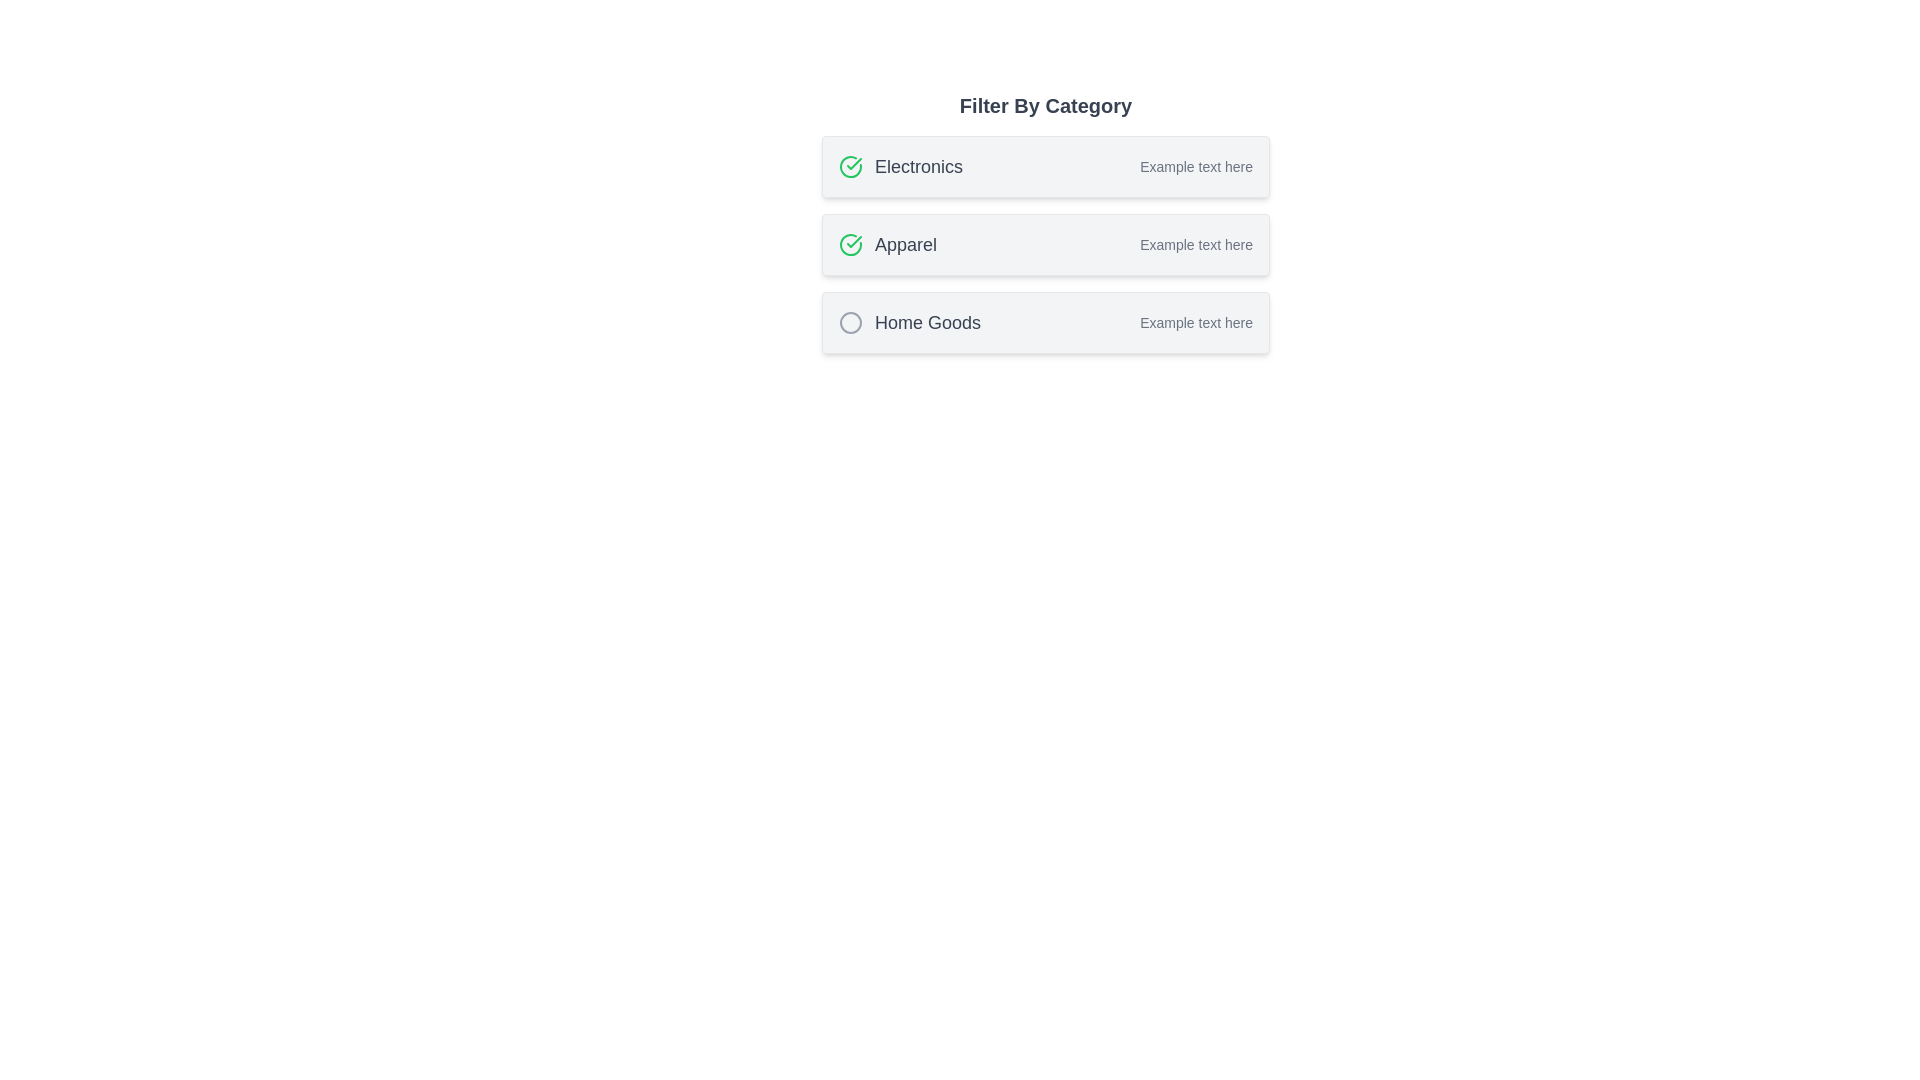 The image size is (1920, 1080). I want to click on the circular icon with a checkmark inside, which is styled with a thin border and filled with green, so click(850, 165).